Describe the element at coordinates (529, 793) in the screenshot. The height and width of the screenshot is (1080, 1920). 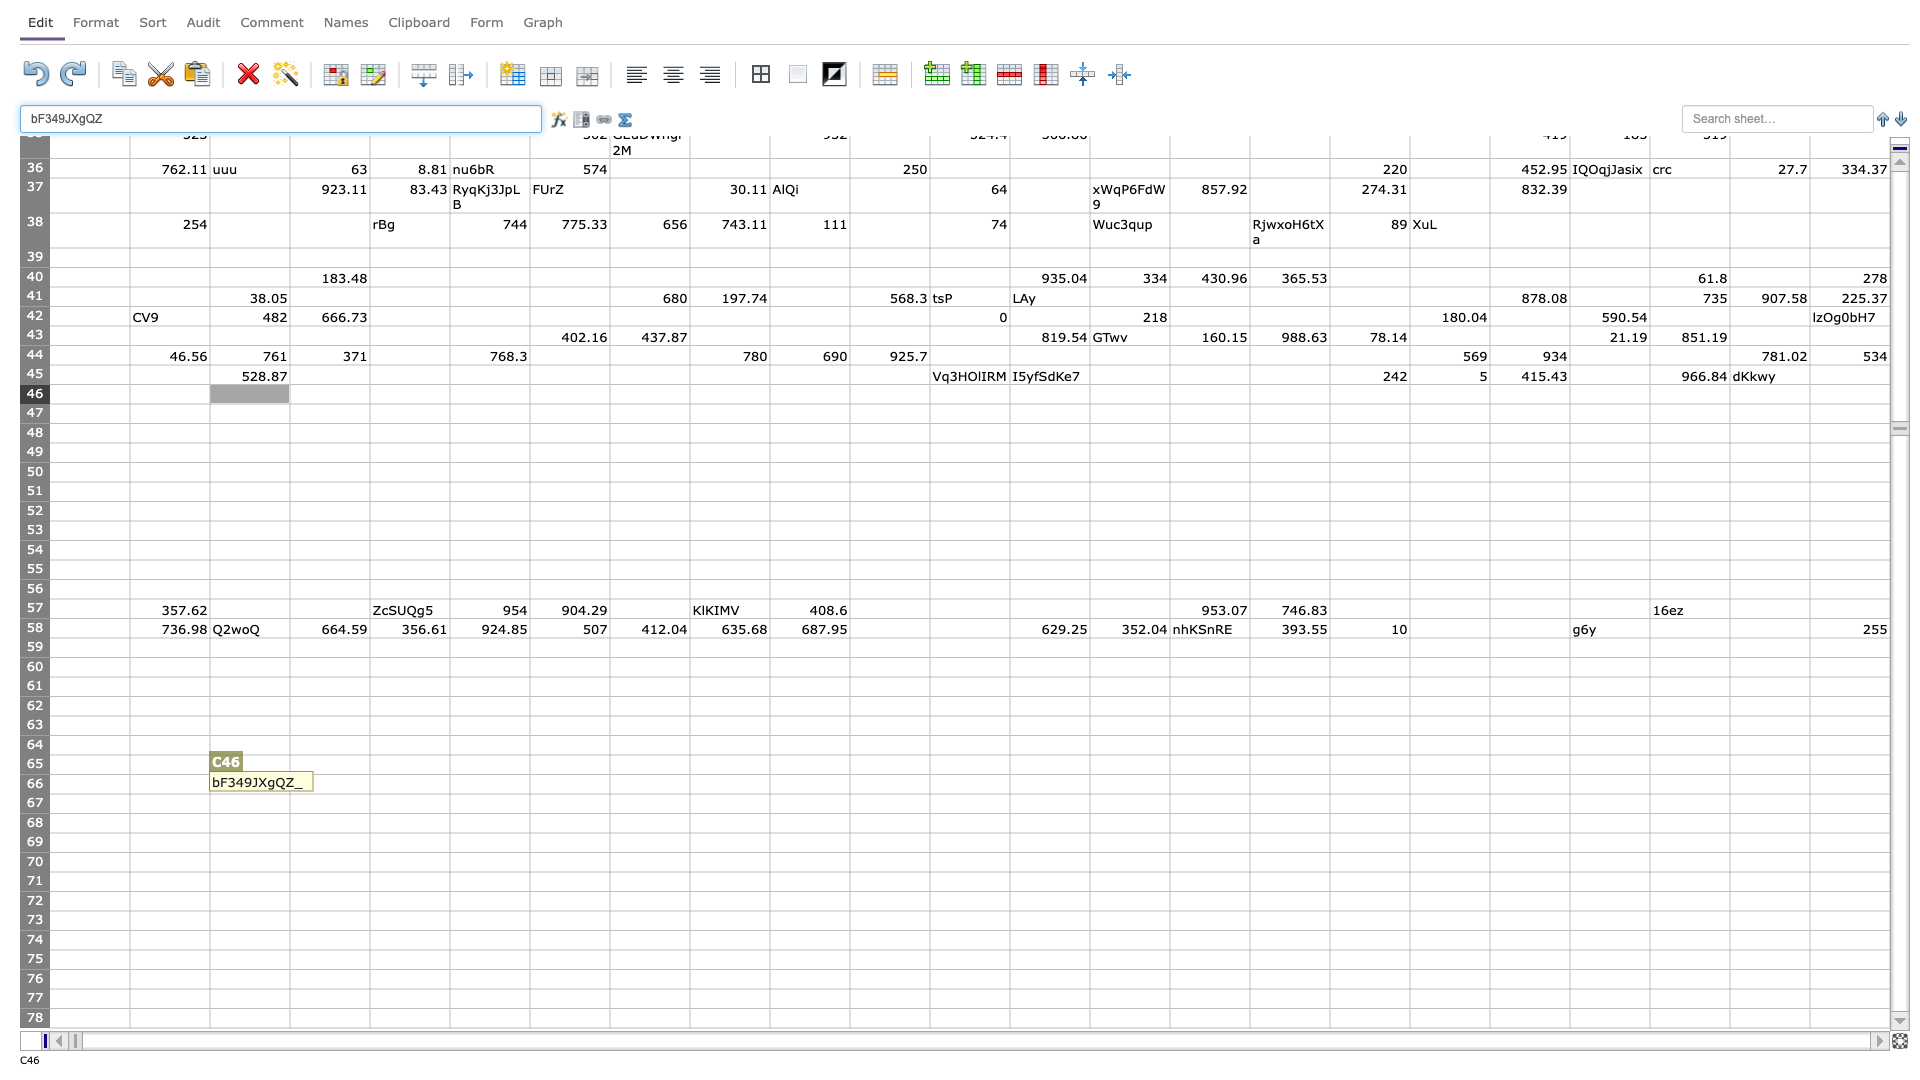
I see `Bottom right corner of F-66` at that location.